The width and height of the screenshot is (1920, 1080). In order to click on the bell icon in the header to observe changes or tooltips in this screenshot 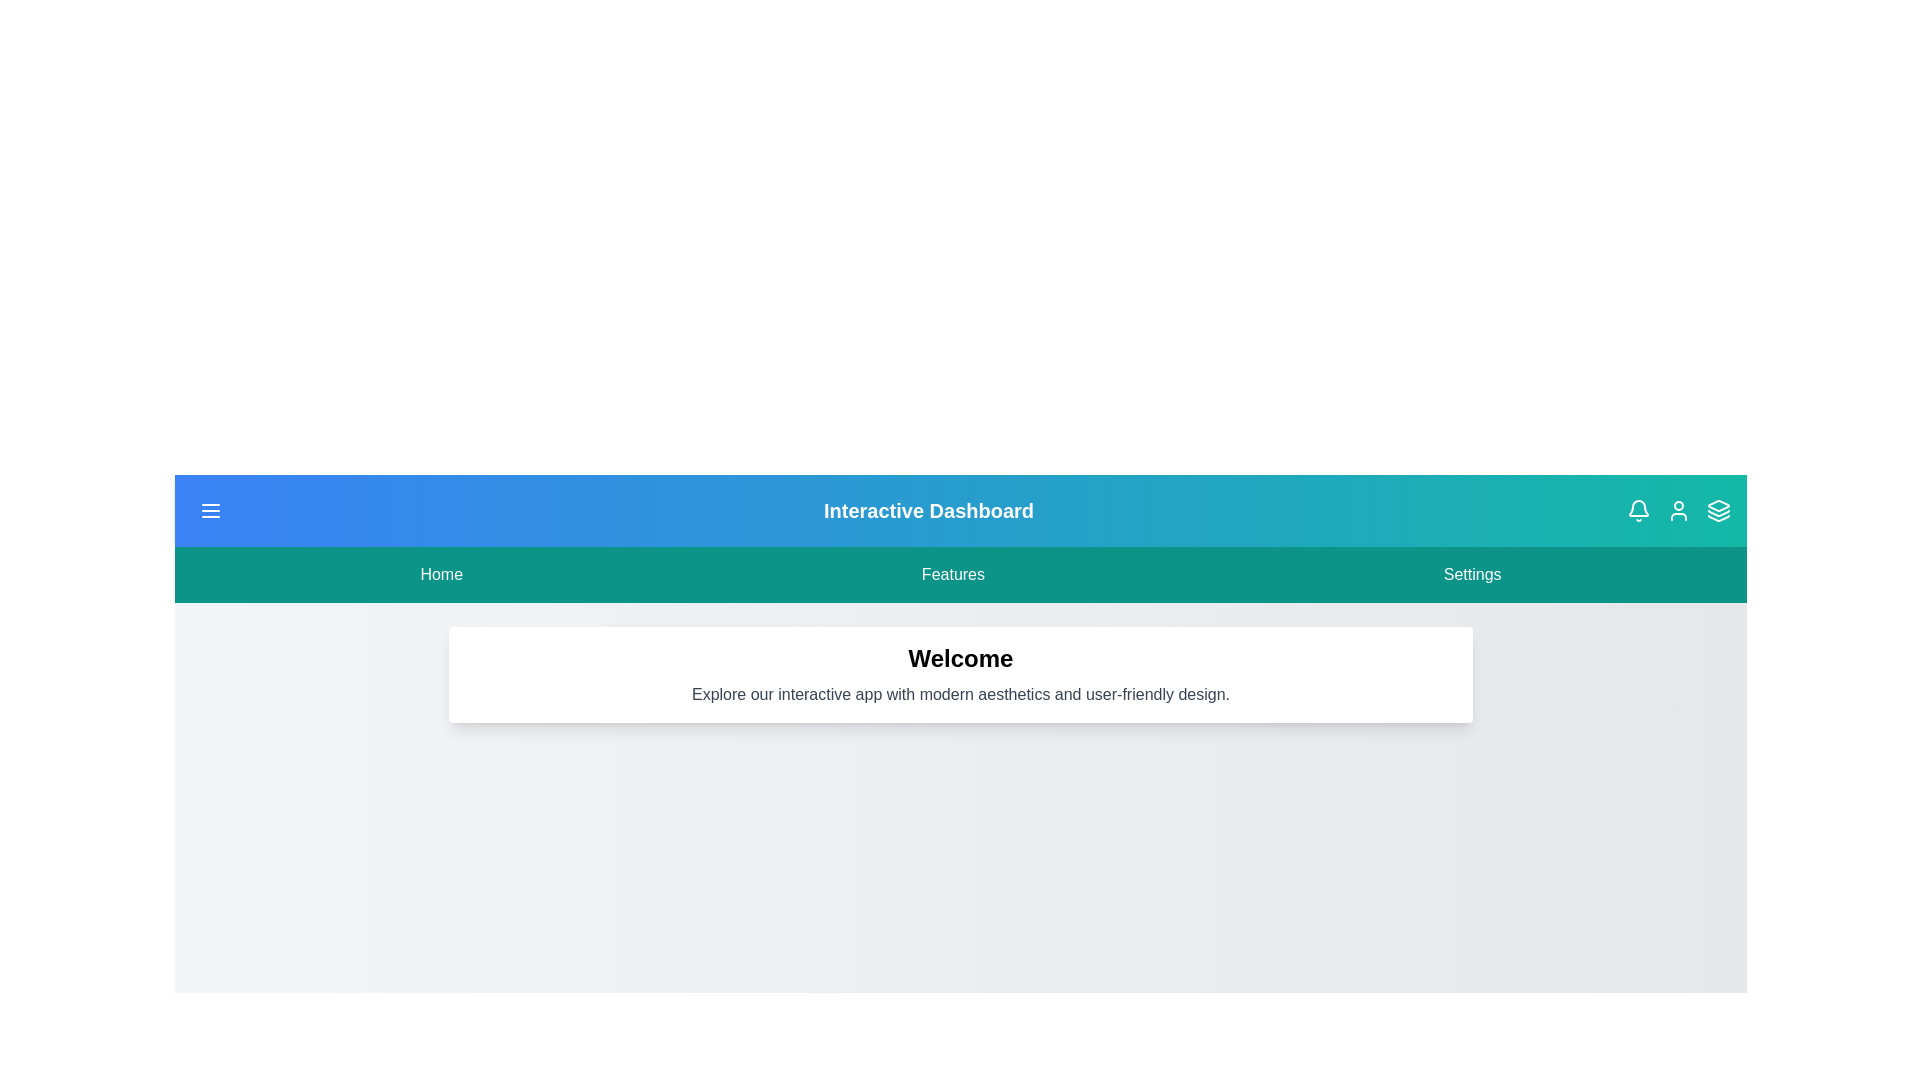, I will do `click(1638, 509)`.